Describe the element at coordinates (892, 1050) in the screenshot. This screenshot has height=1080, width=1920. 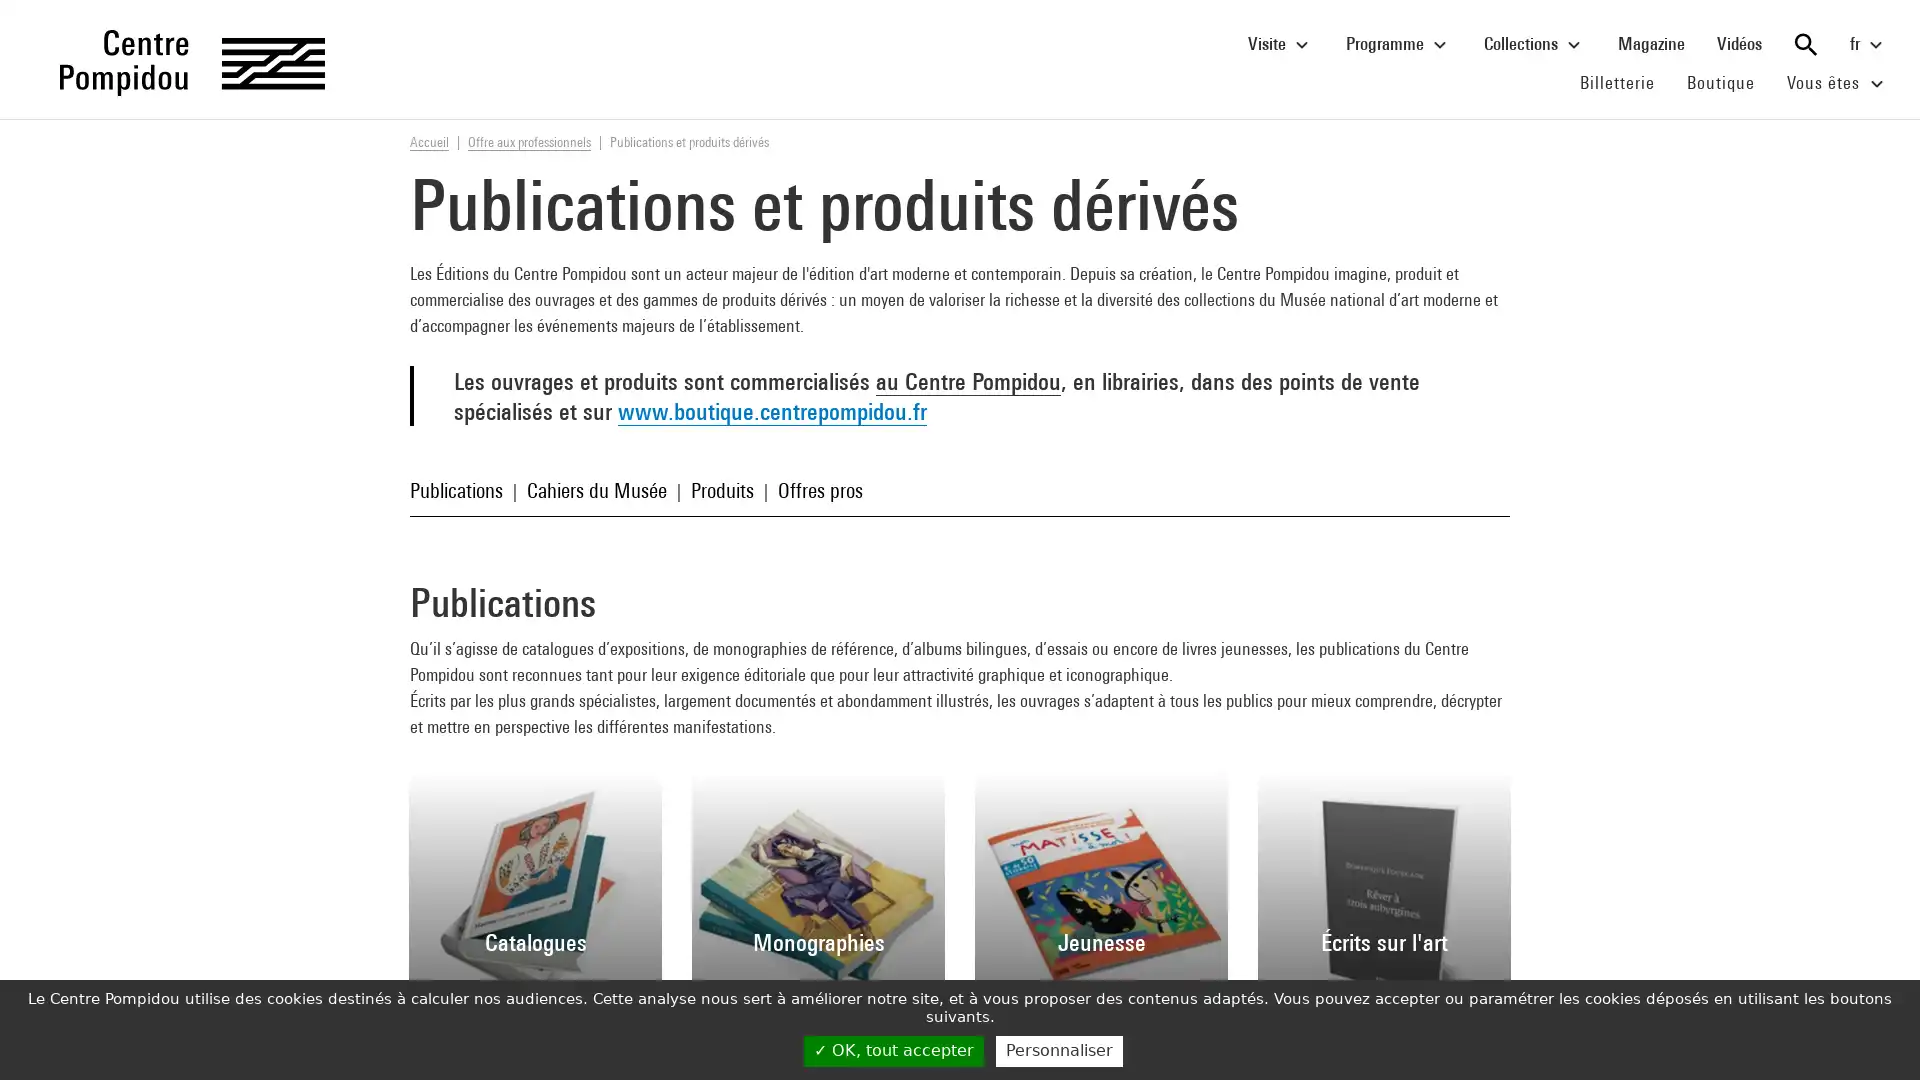
I see `OK, tout accepter` at that location.